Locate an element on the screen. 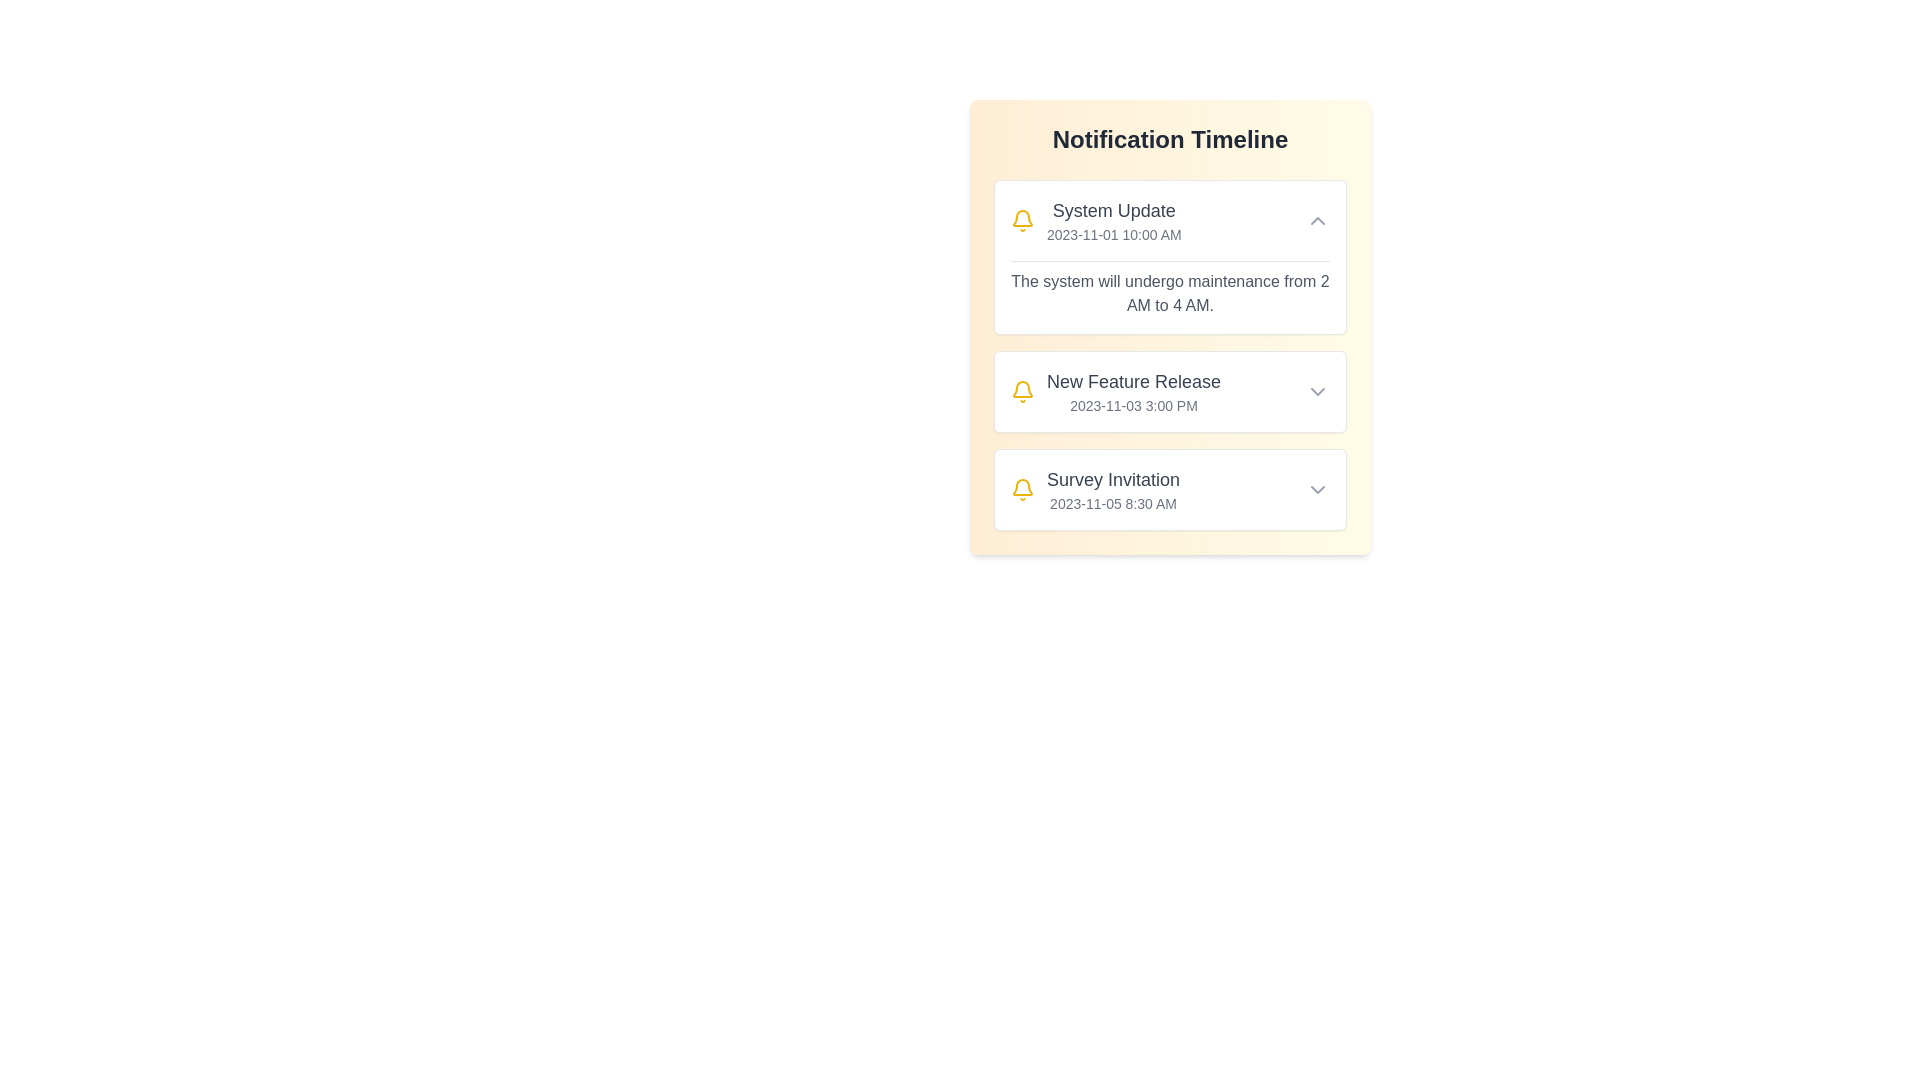  informational text element displaying the message 'The system will undergo maintenance from 2 AM to 4 AM.' which is styled with a gray font and located within the 'System Update' section of the notification timeline is located at coordinates (1170, 293).